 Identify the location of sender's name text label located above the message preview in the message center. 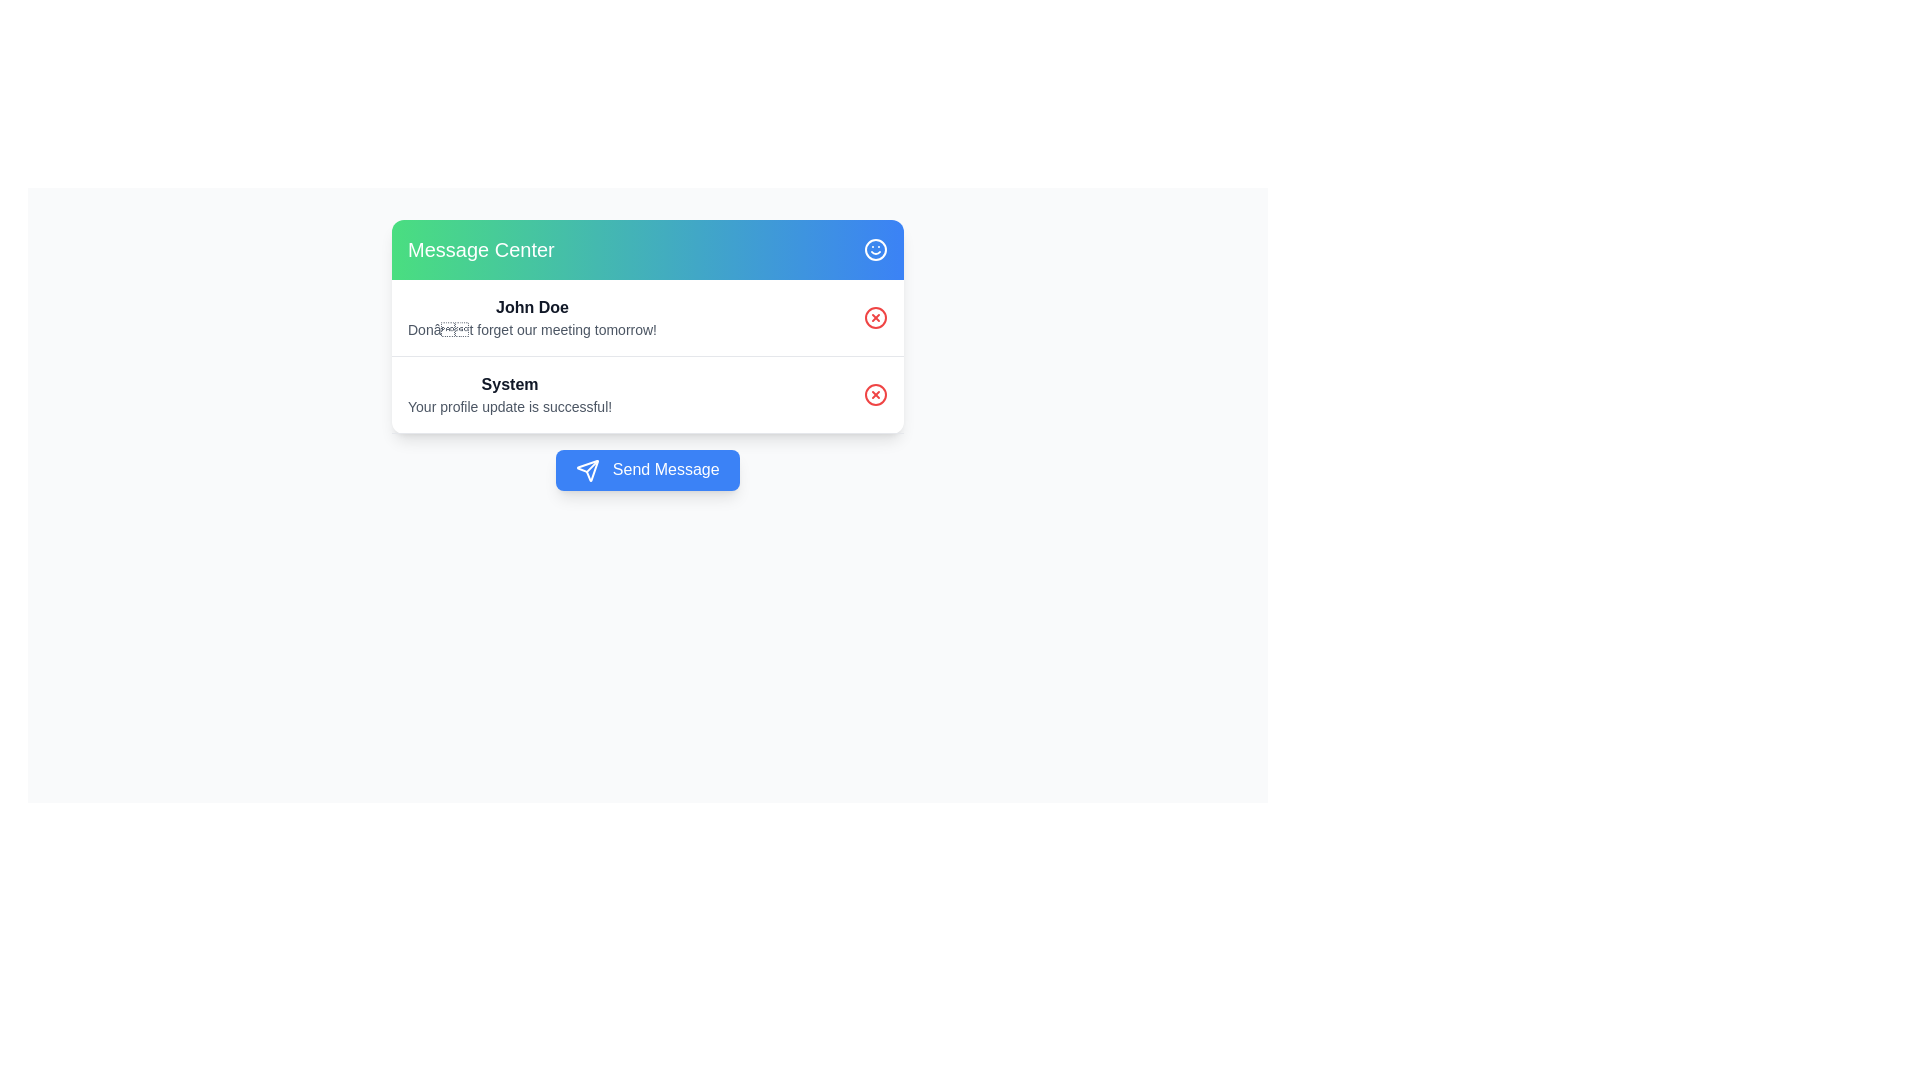
(532, 308).